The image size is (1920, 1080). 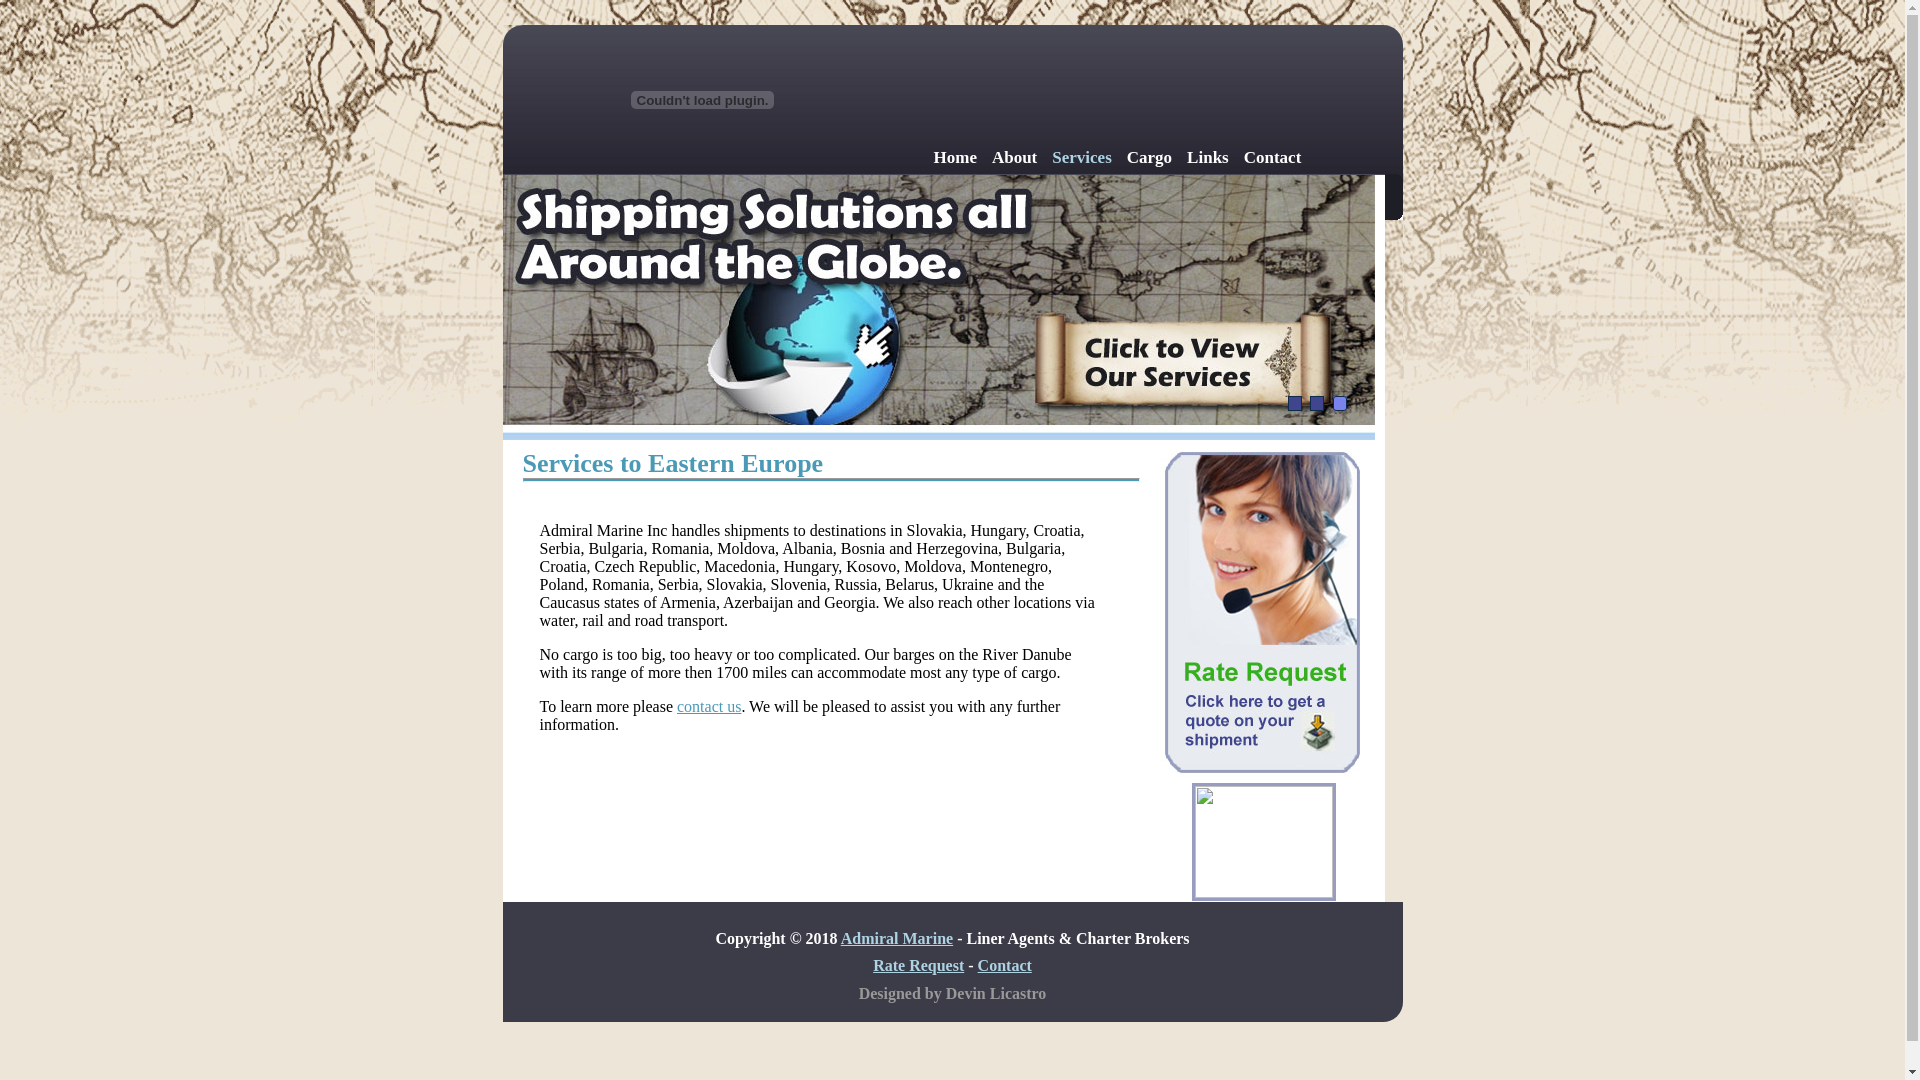 I want to click on 'About', so click(x=1014, y=156).